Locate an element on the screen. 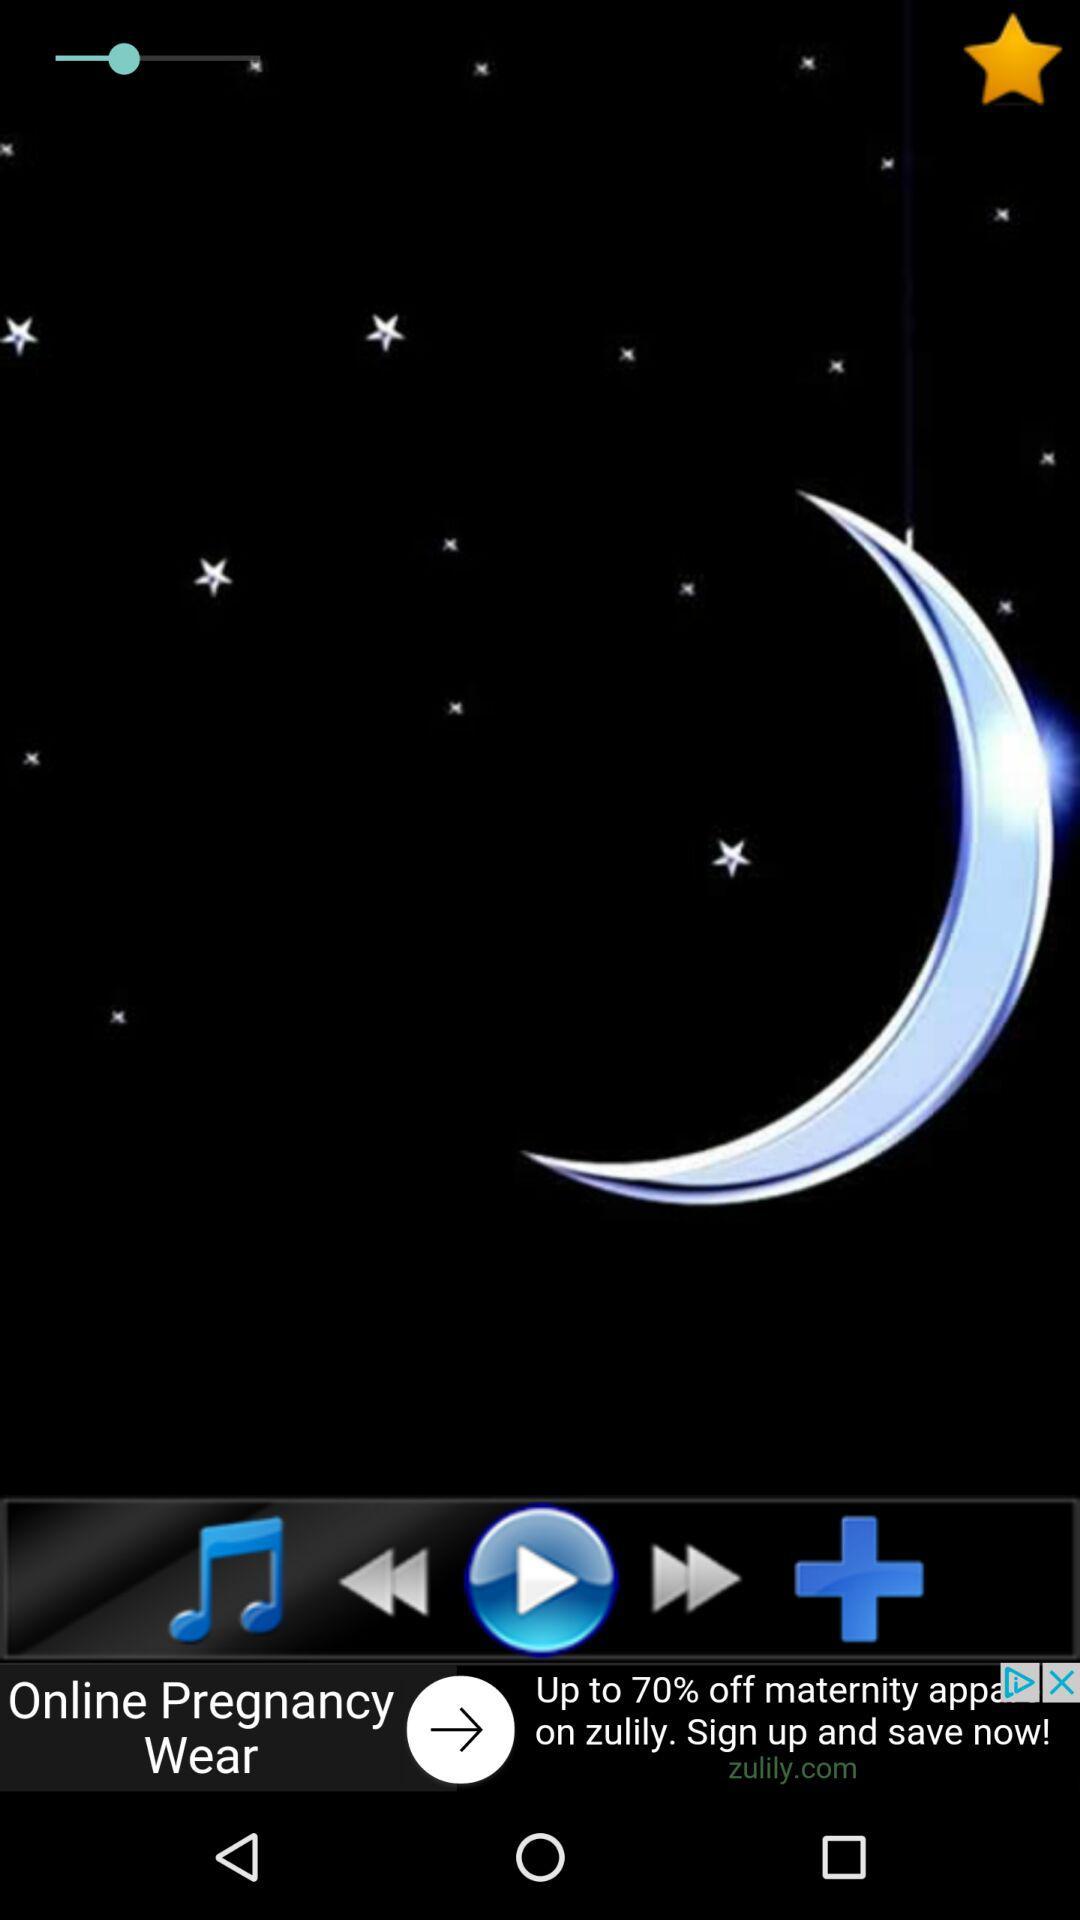  play button is located at coordinates (540, 1577).